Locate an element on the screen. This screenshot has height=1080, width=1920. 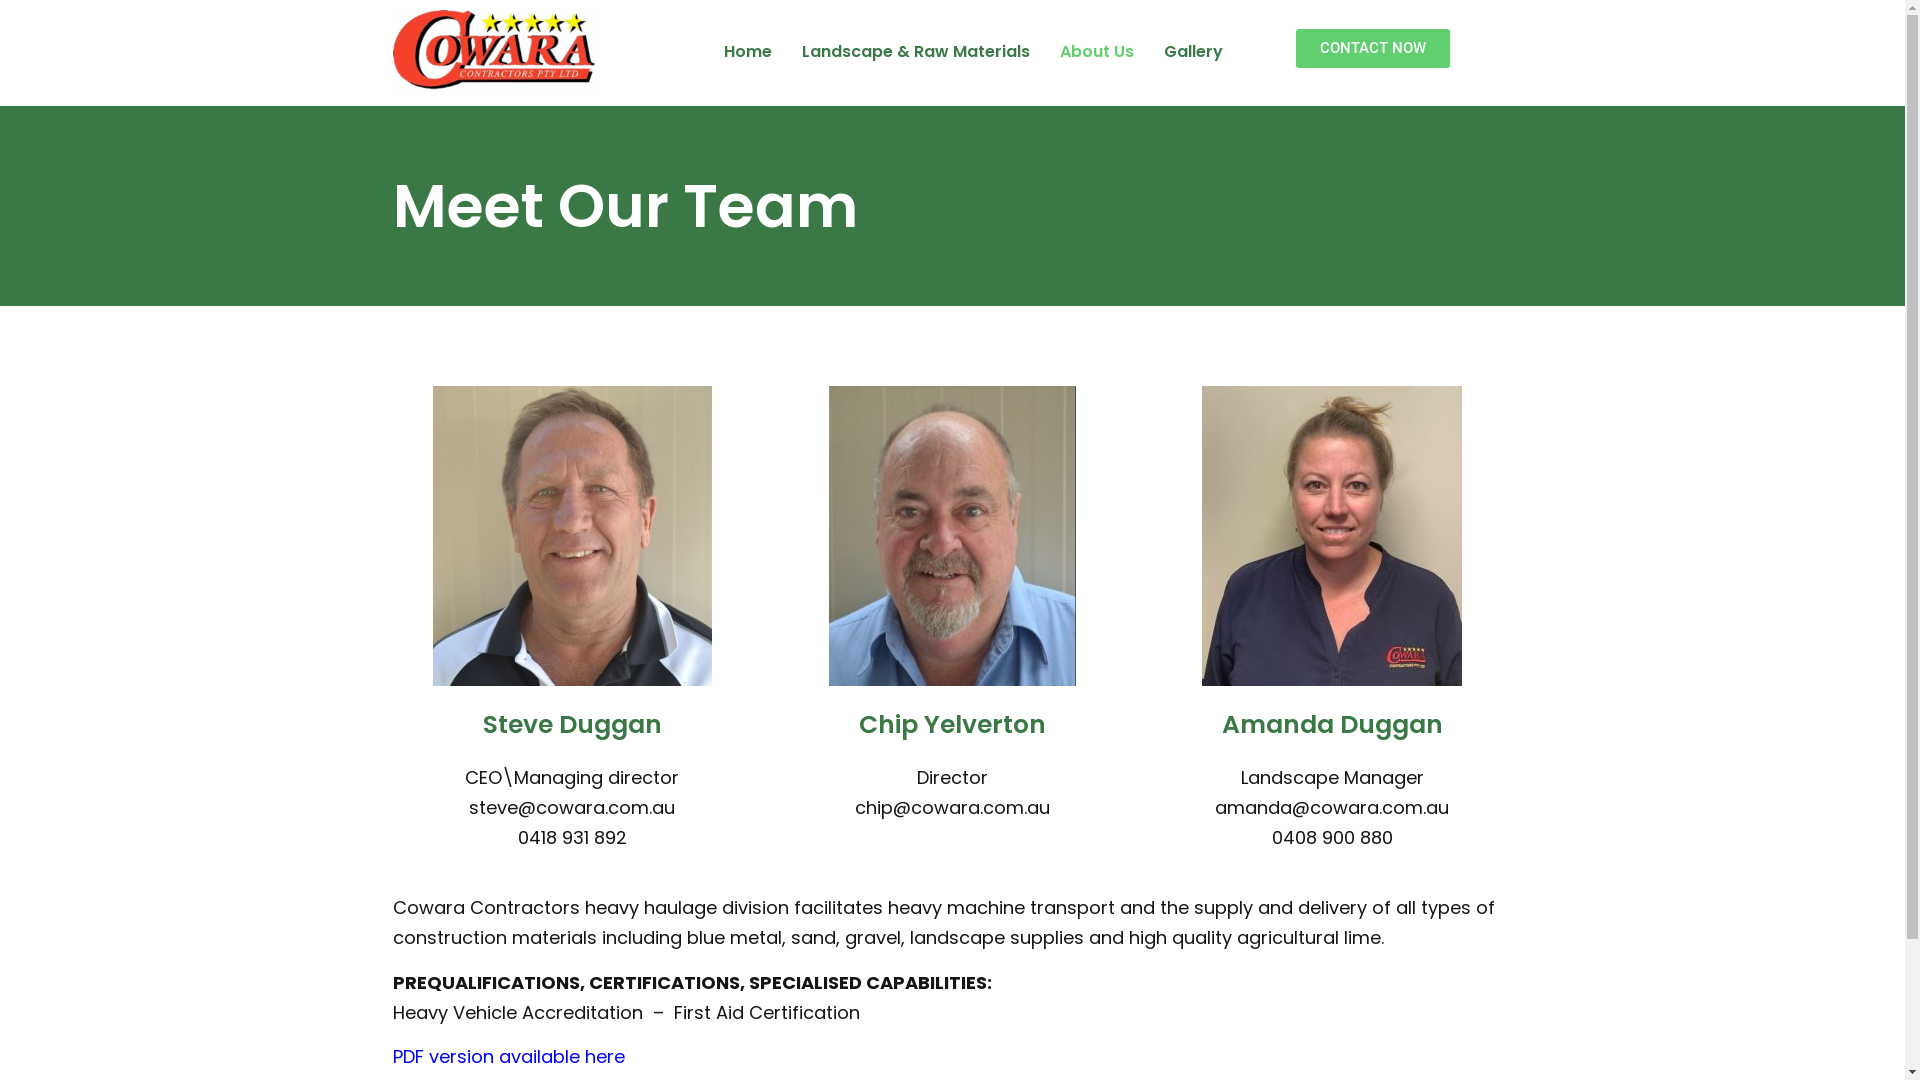
'Gallery' is located at coordinates (1193, 50).